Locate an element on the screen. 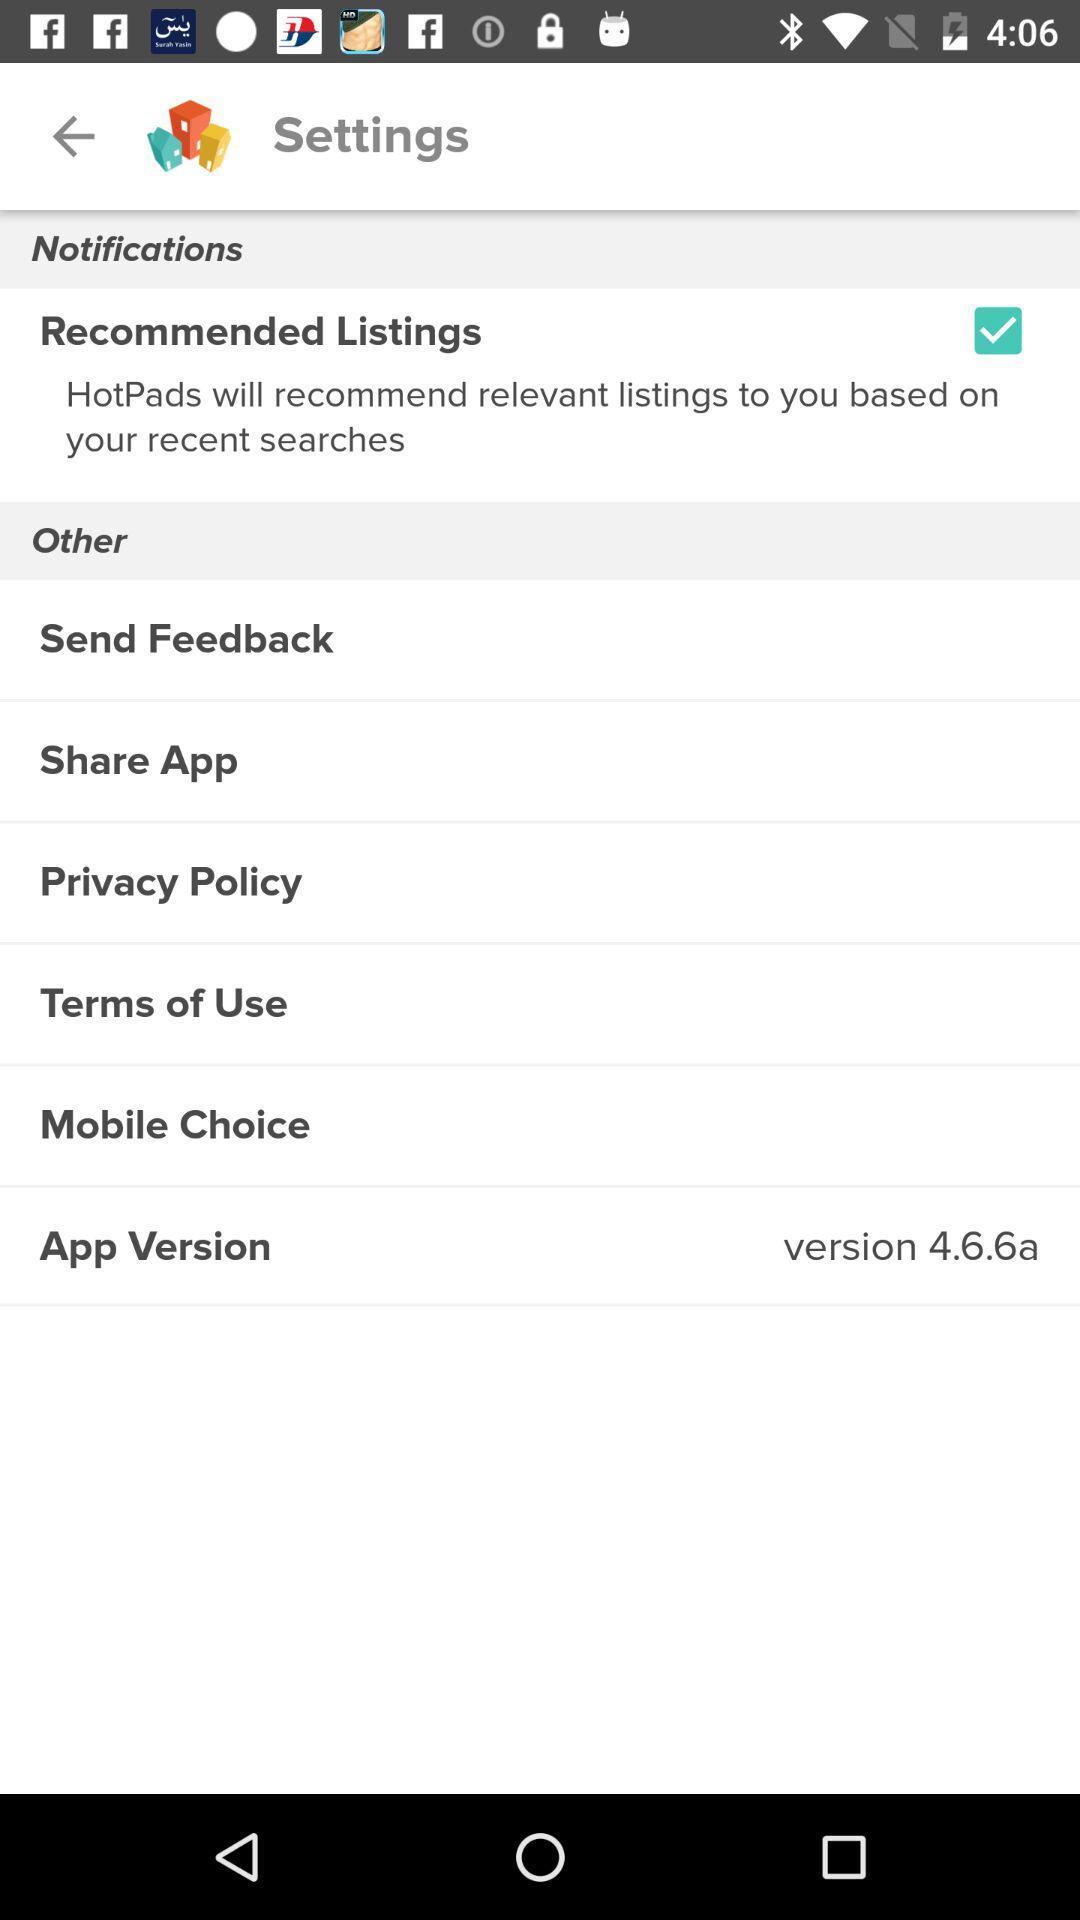  the item below other icon is located at coordinates (540, 638).